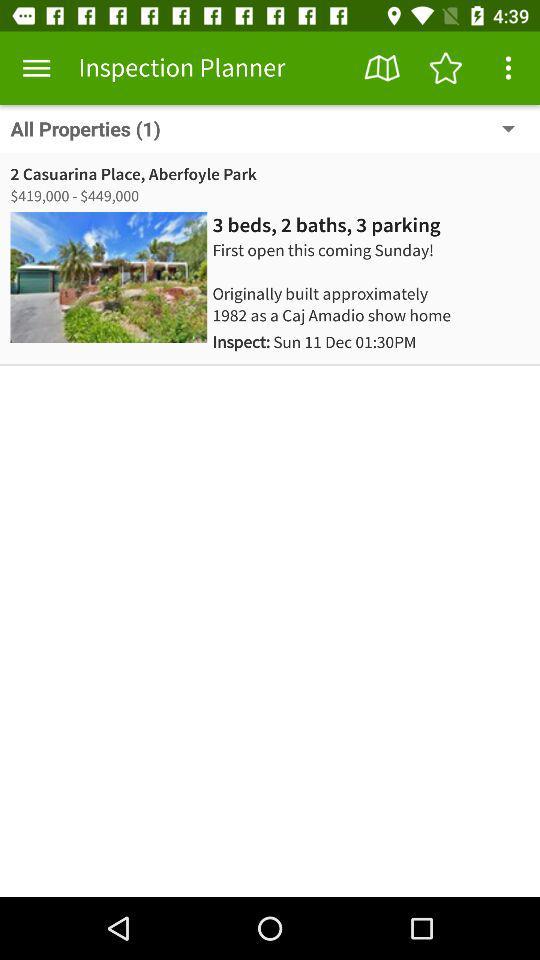 Image resolution: width=540 pixels, height=960 pixels. What do you see at coordinates (133, 173) in the screenshot?
I see `the item above the 419 000 449 item` at bounding box center [133, 173].